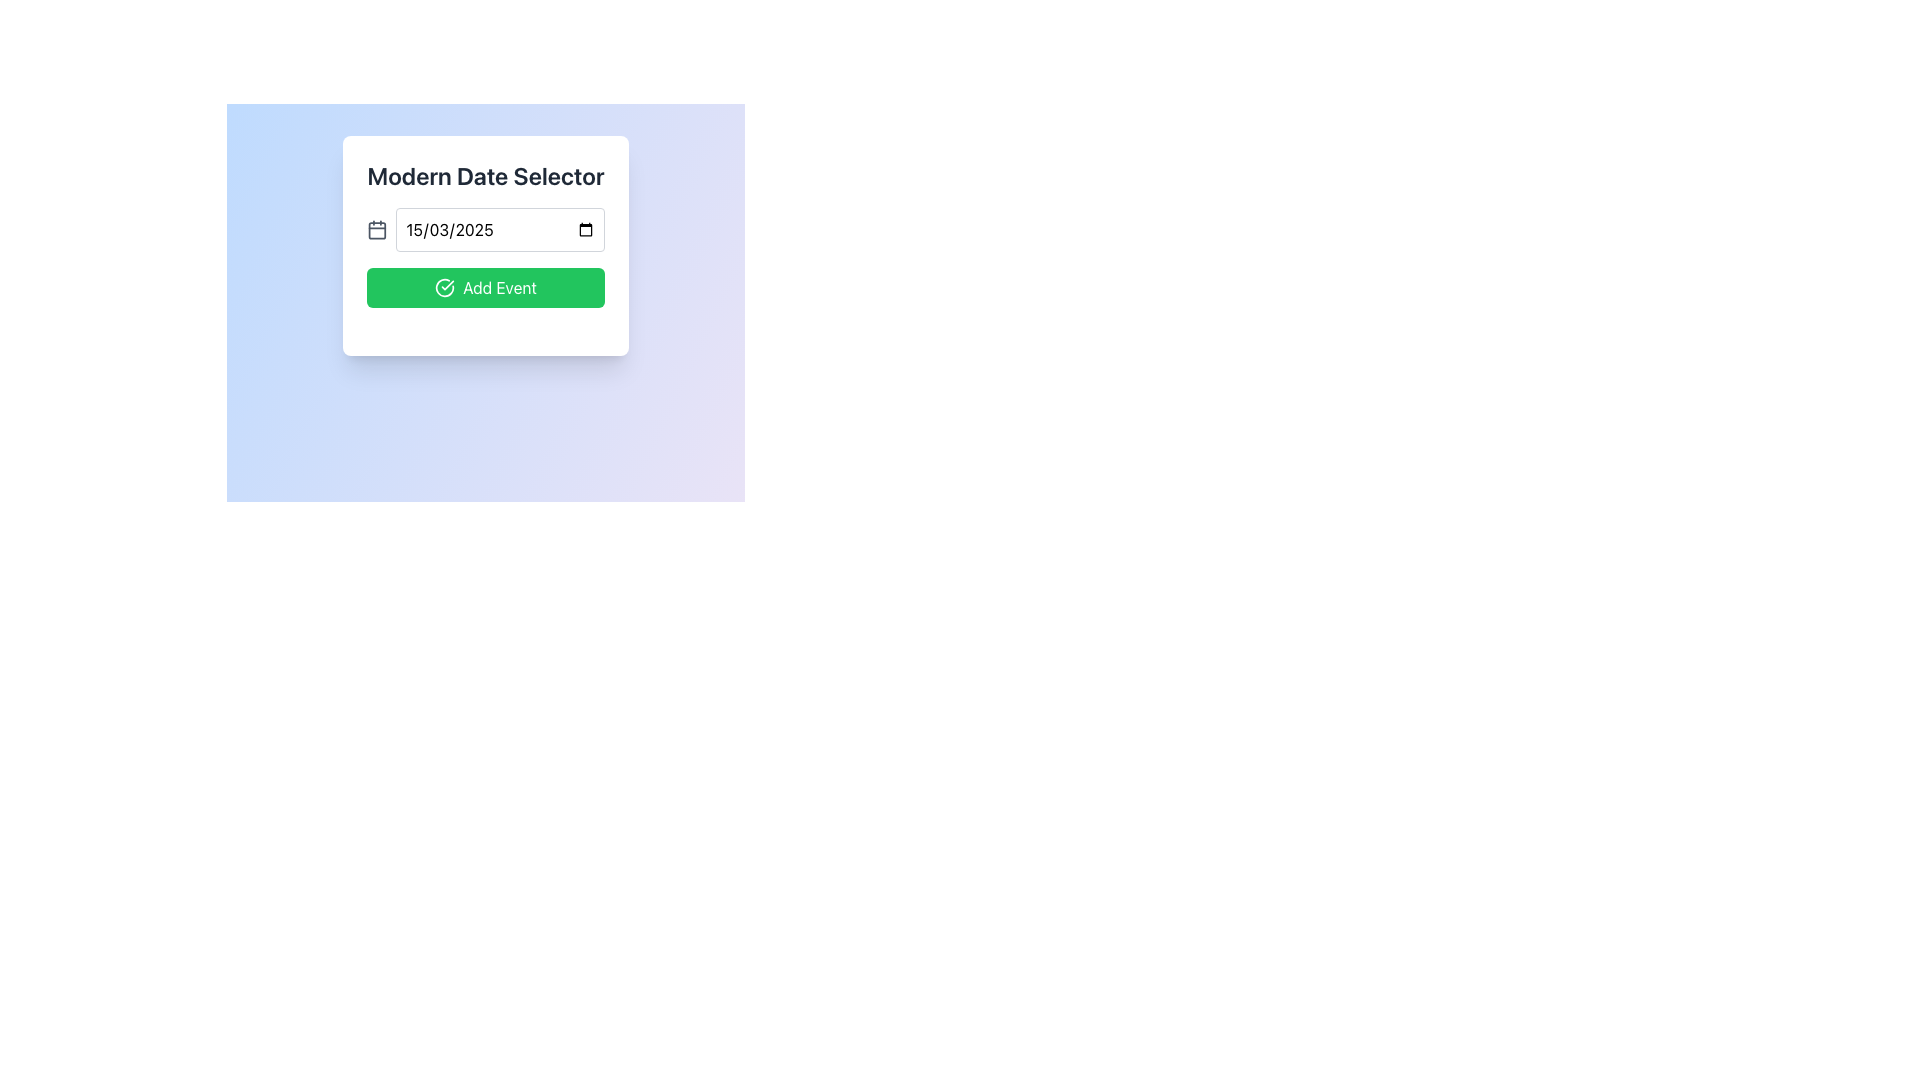  I want to click on the calendar icon, which is an outlined square with a grid and two horizontal lines, to focus on the related date input field, so click(377, 229).